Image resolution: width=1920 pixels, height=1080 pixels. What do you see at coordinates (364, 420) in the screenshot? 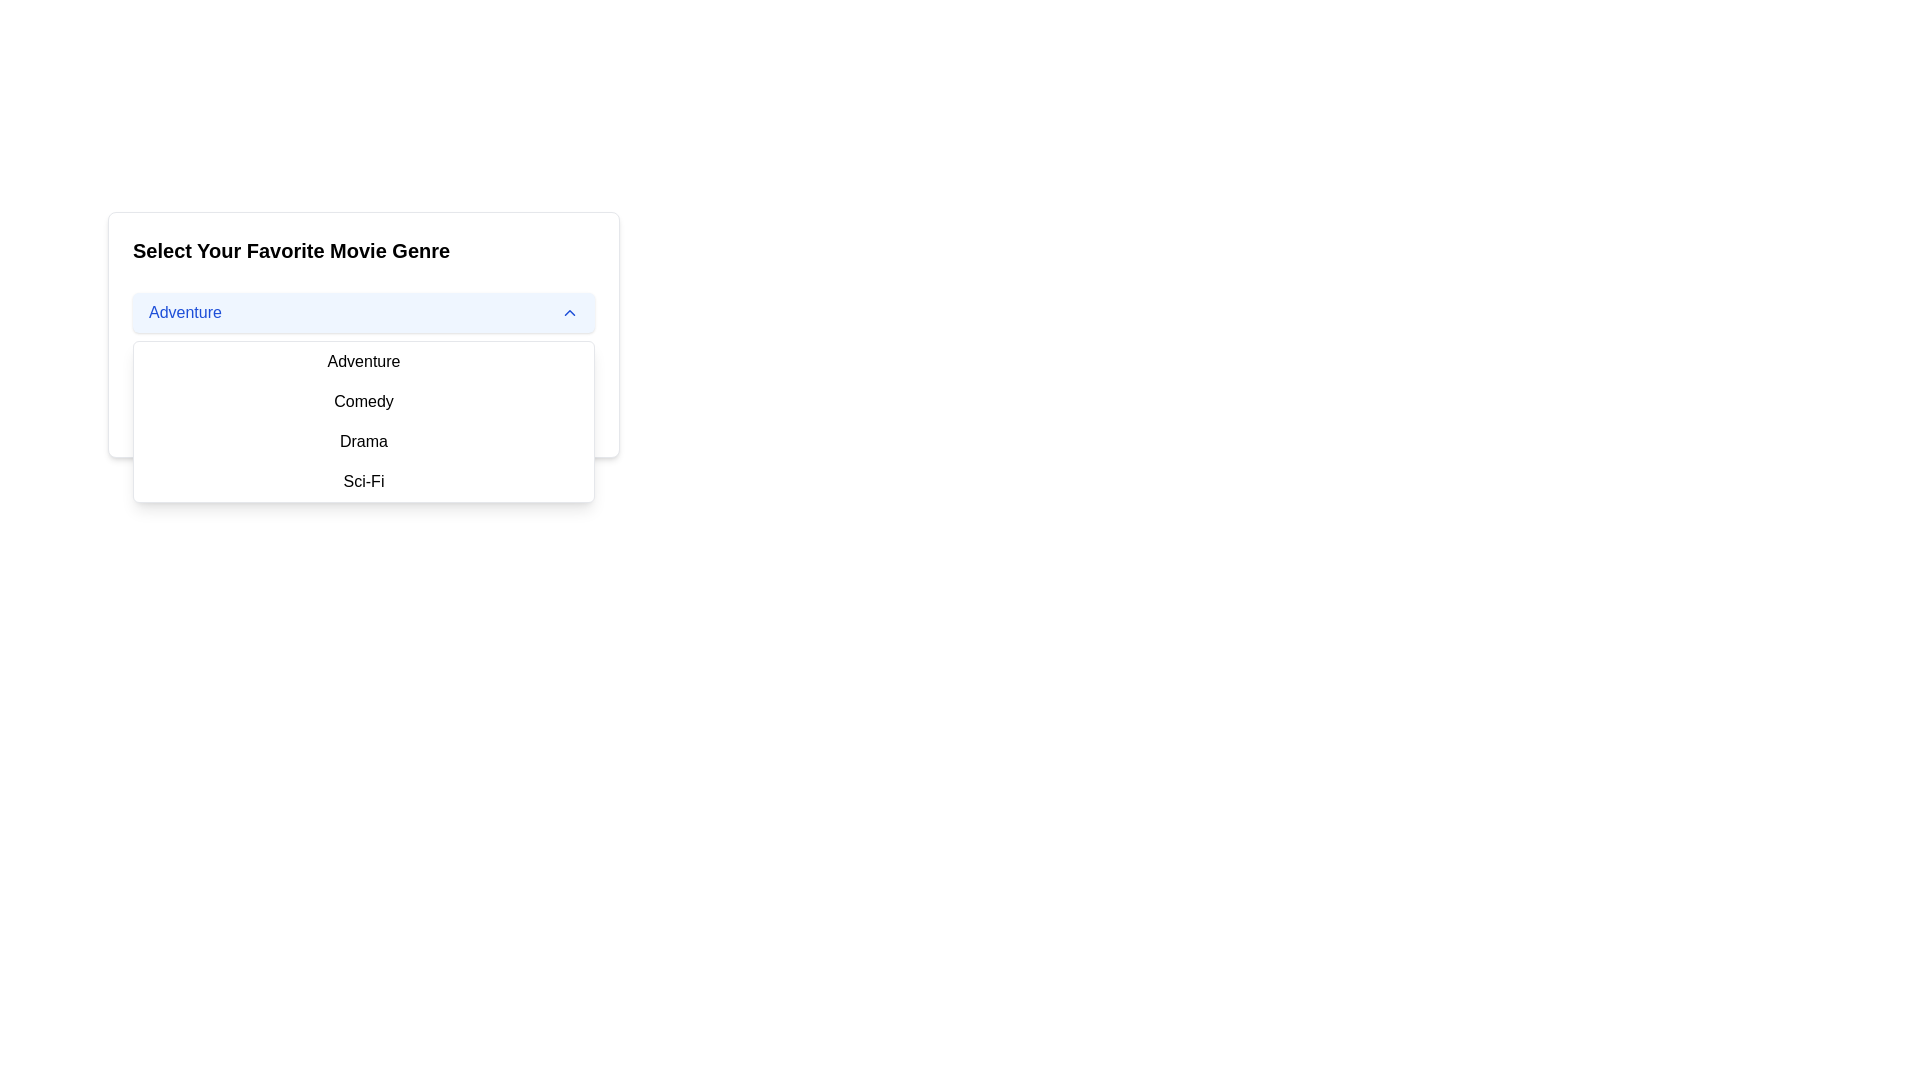
I see `the 'Comedy' option in the dropdown menu located below the 'Adventure' button, which contains movie genres such as 'Adventure', 'Comedy', 'Drama', and 'Sci-Fi'` at bounding box center [364, 420].